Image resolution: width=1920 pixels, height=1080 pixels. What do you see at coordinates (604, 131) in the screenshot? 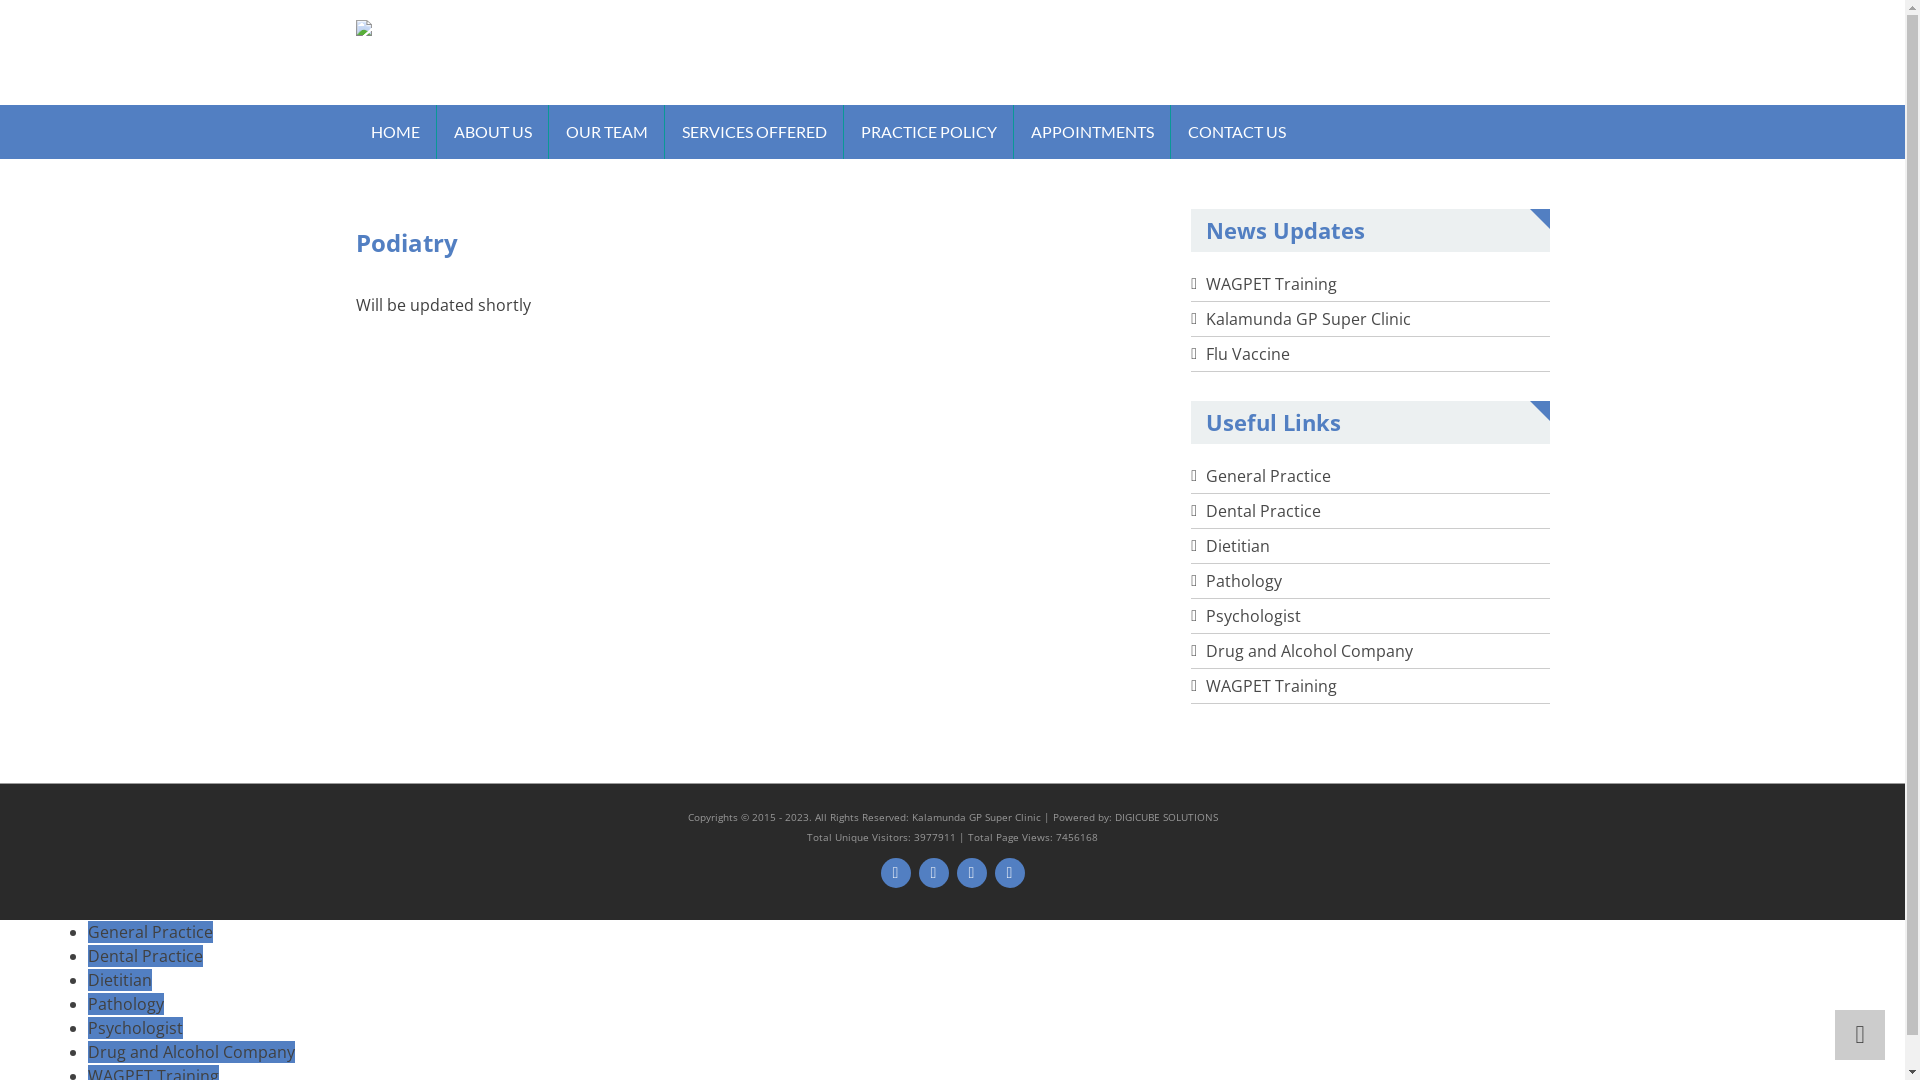
I see `'OUR TEAM'` at bounding box center [604, 131].